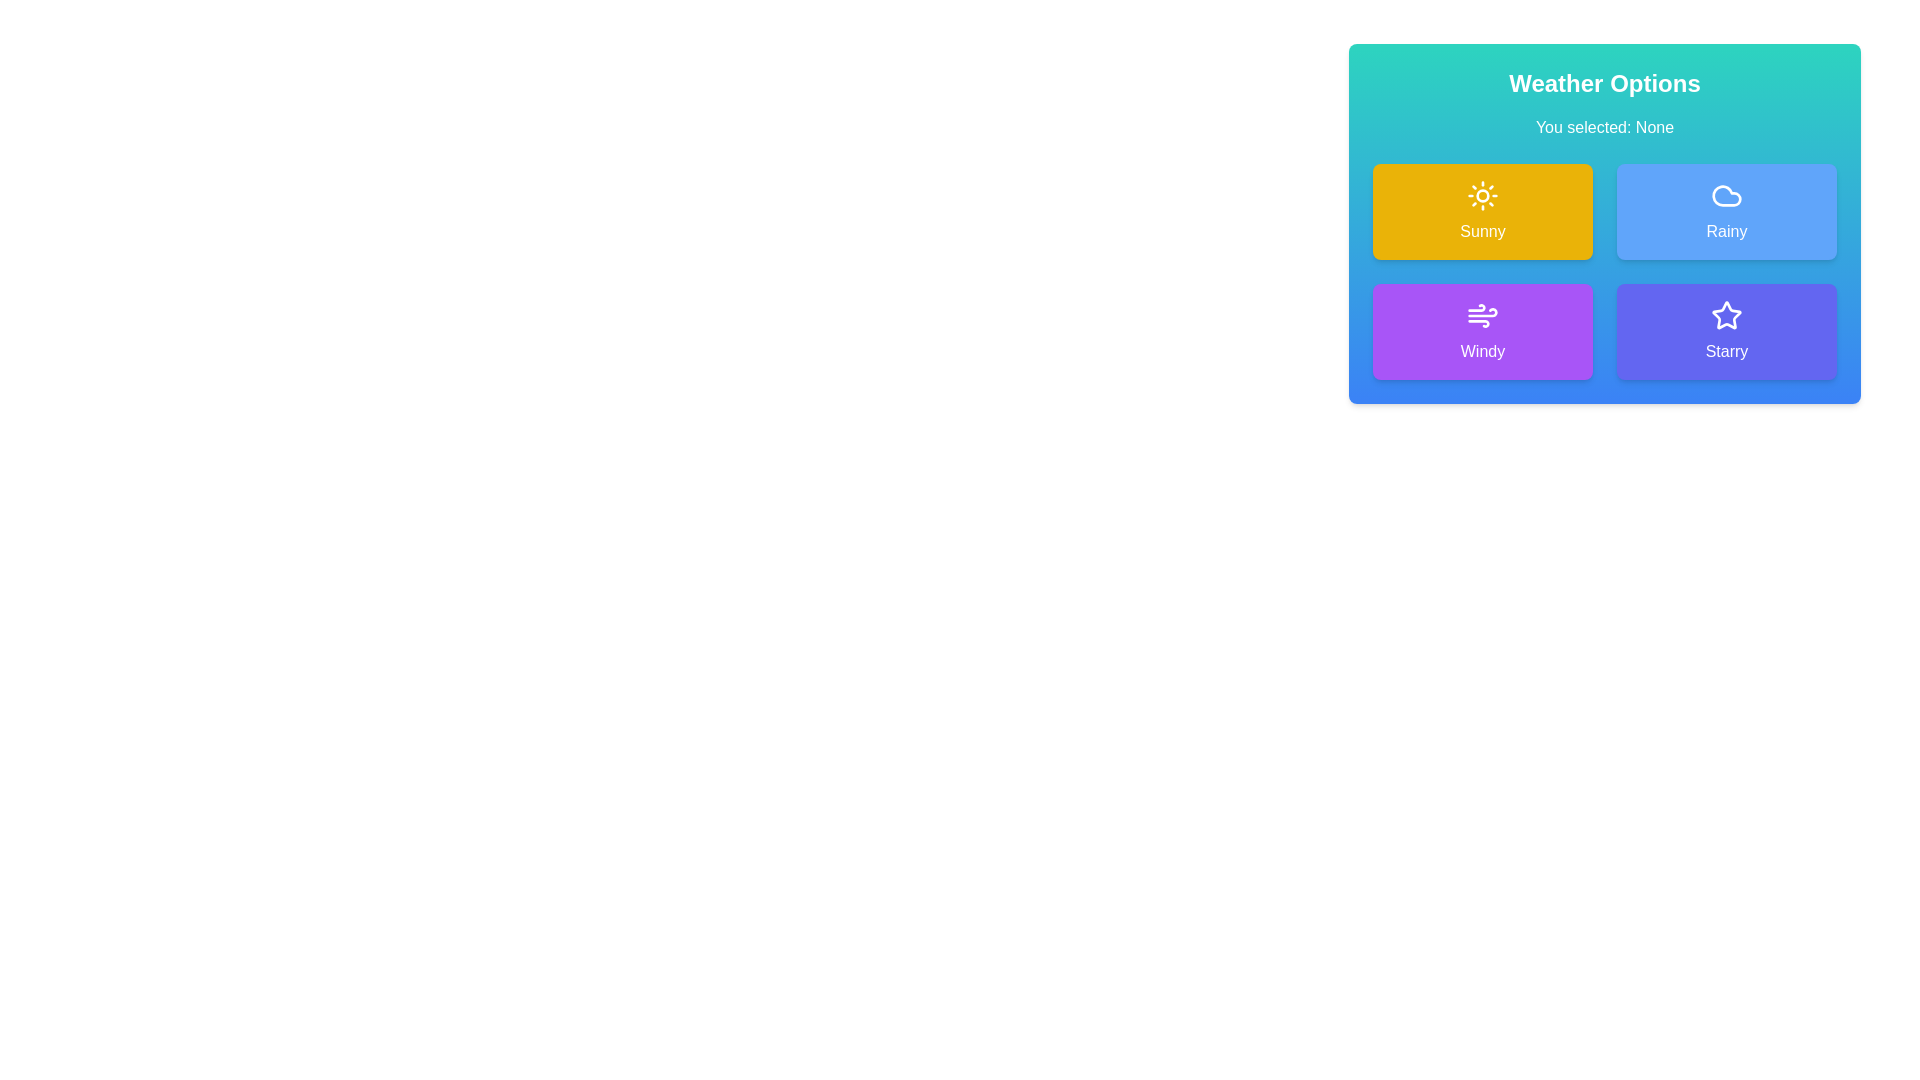  Describe the element at coordinates (1726, 212) in the screenshot. I see `the 'Rainy' weather button located at the top-right corner of the grid` at that location.